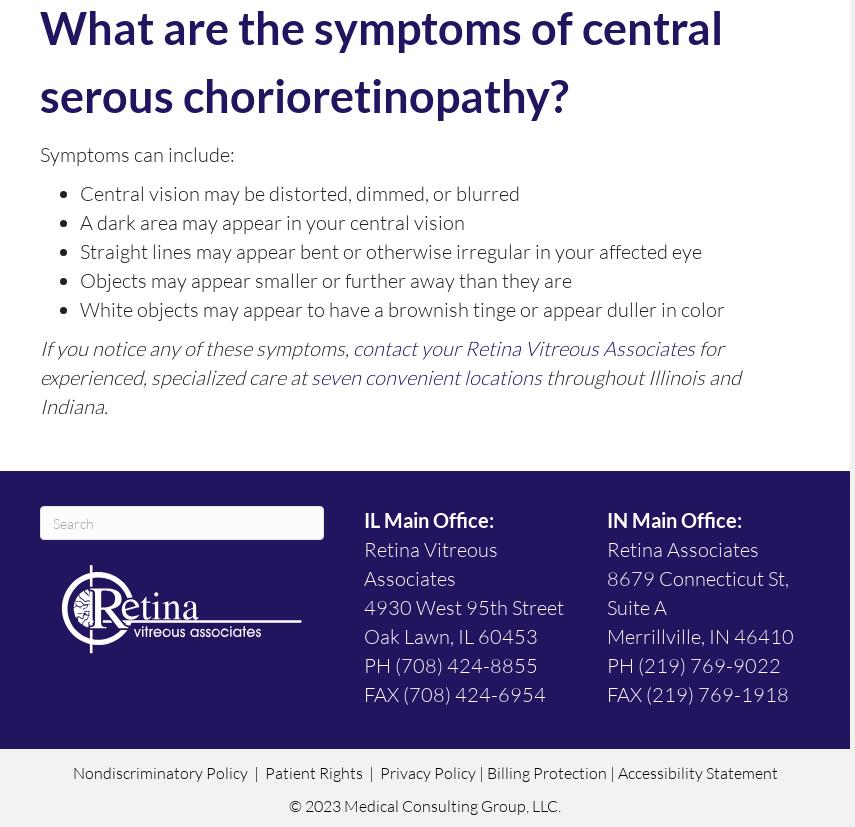 This screenshot has width=855, height=827. I want to click on 'PH (219) 769-9022', so click(606, 665).